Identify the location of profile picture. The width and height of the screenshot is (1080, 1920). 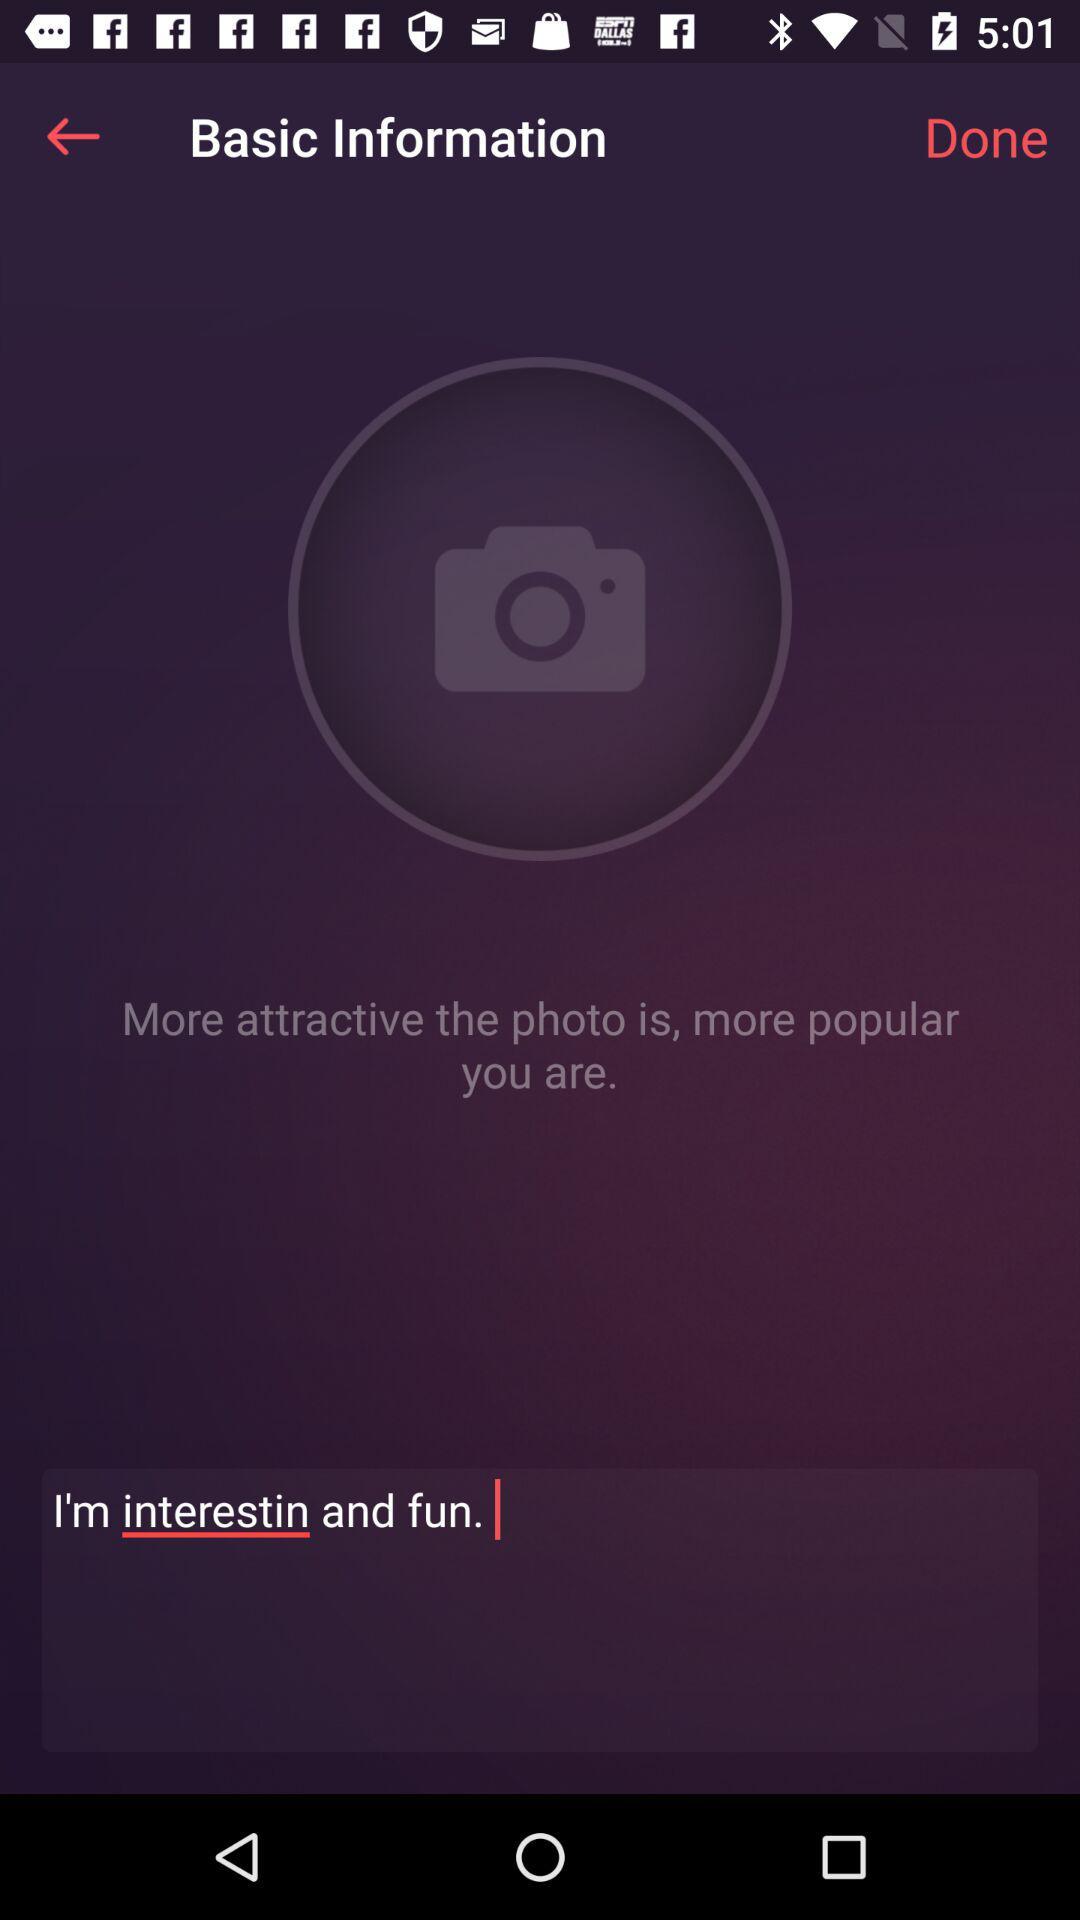
(540, 608).